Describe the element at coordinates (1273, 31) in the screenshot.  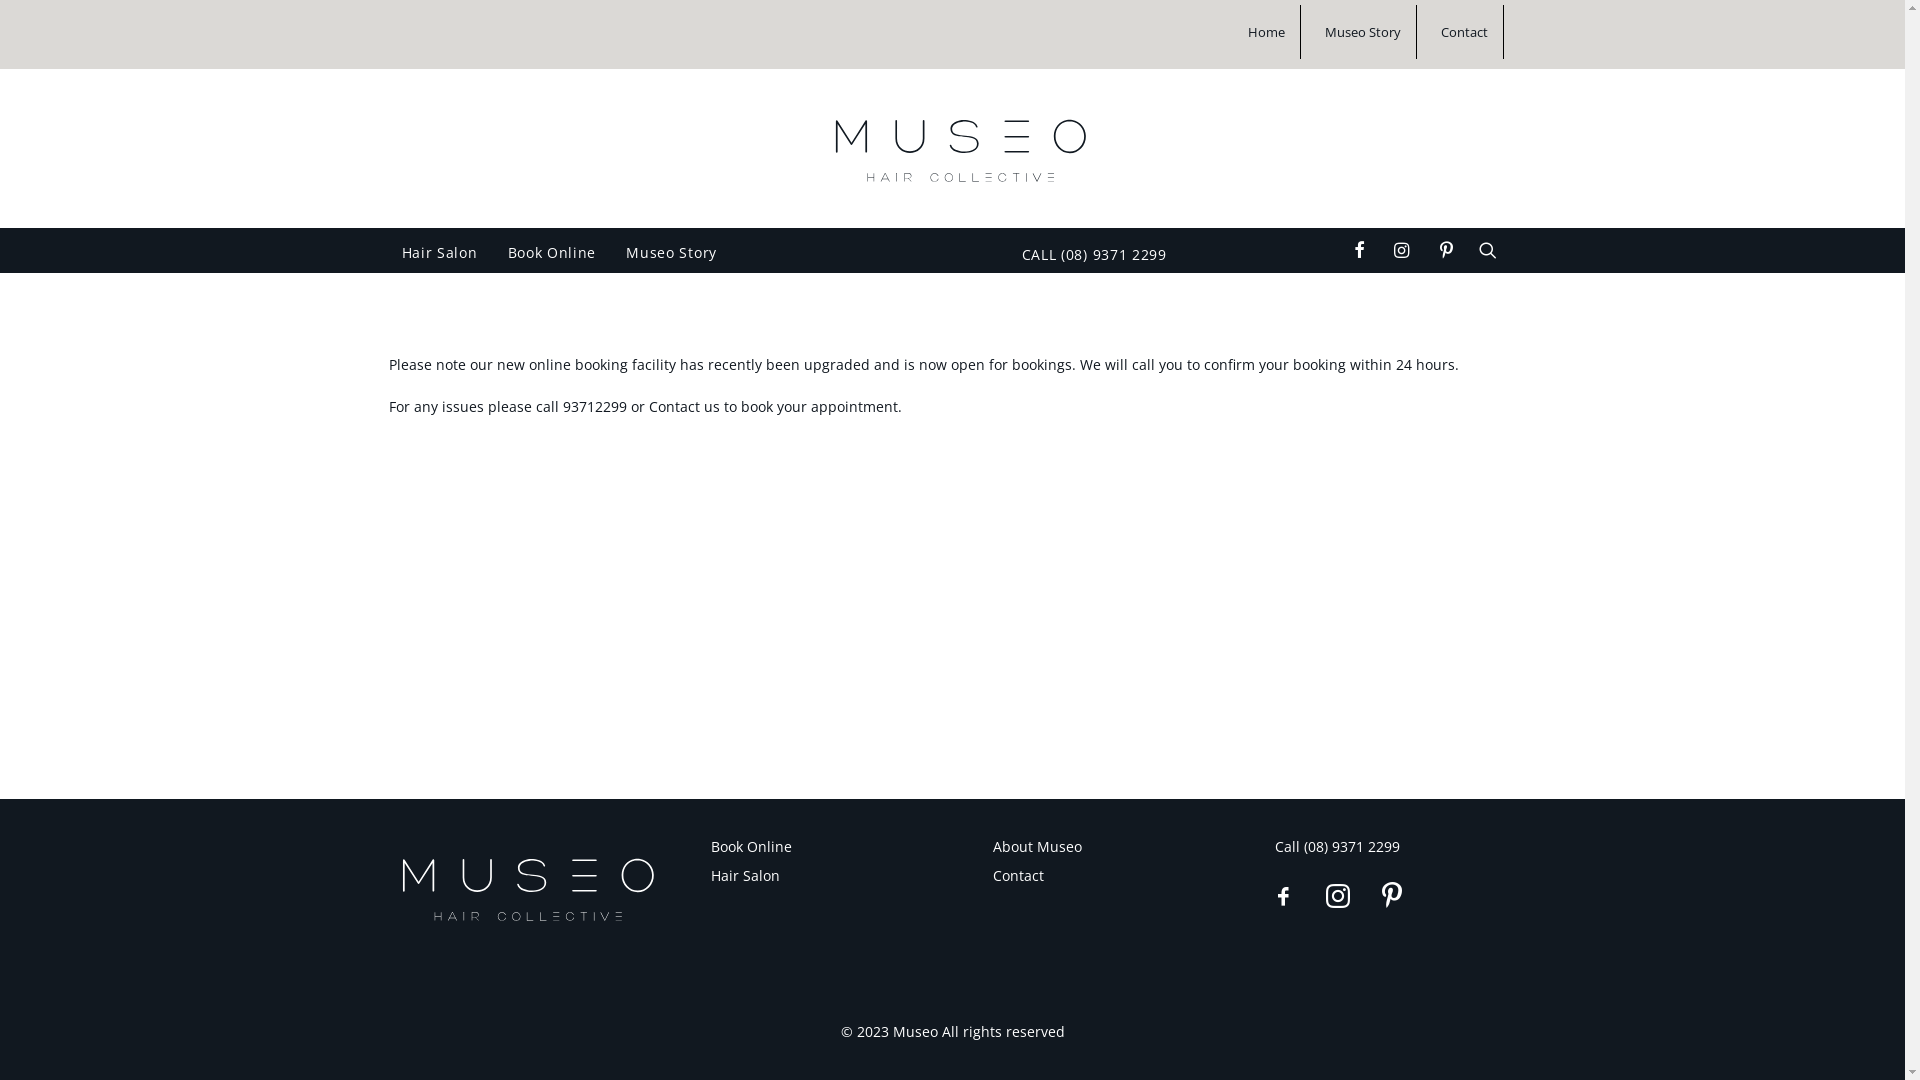
I see `'Home'` at that location.